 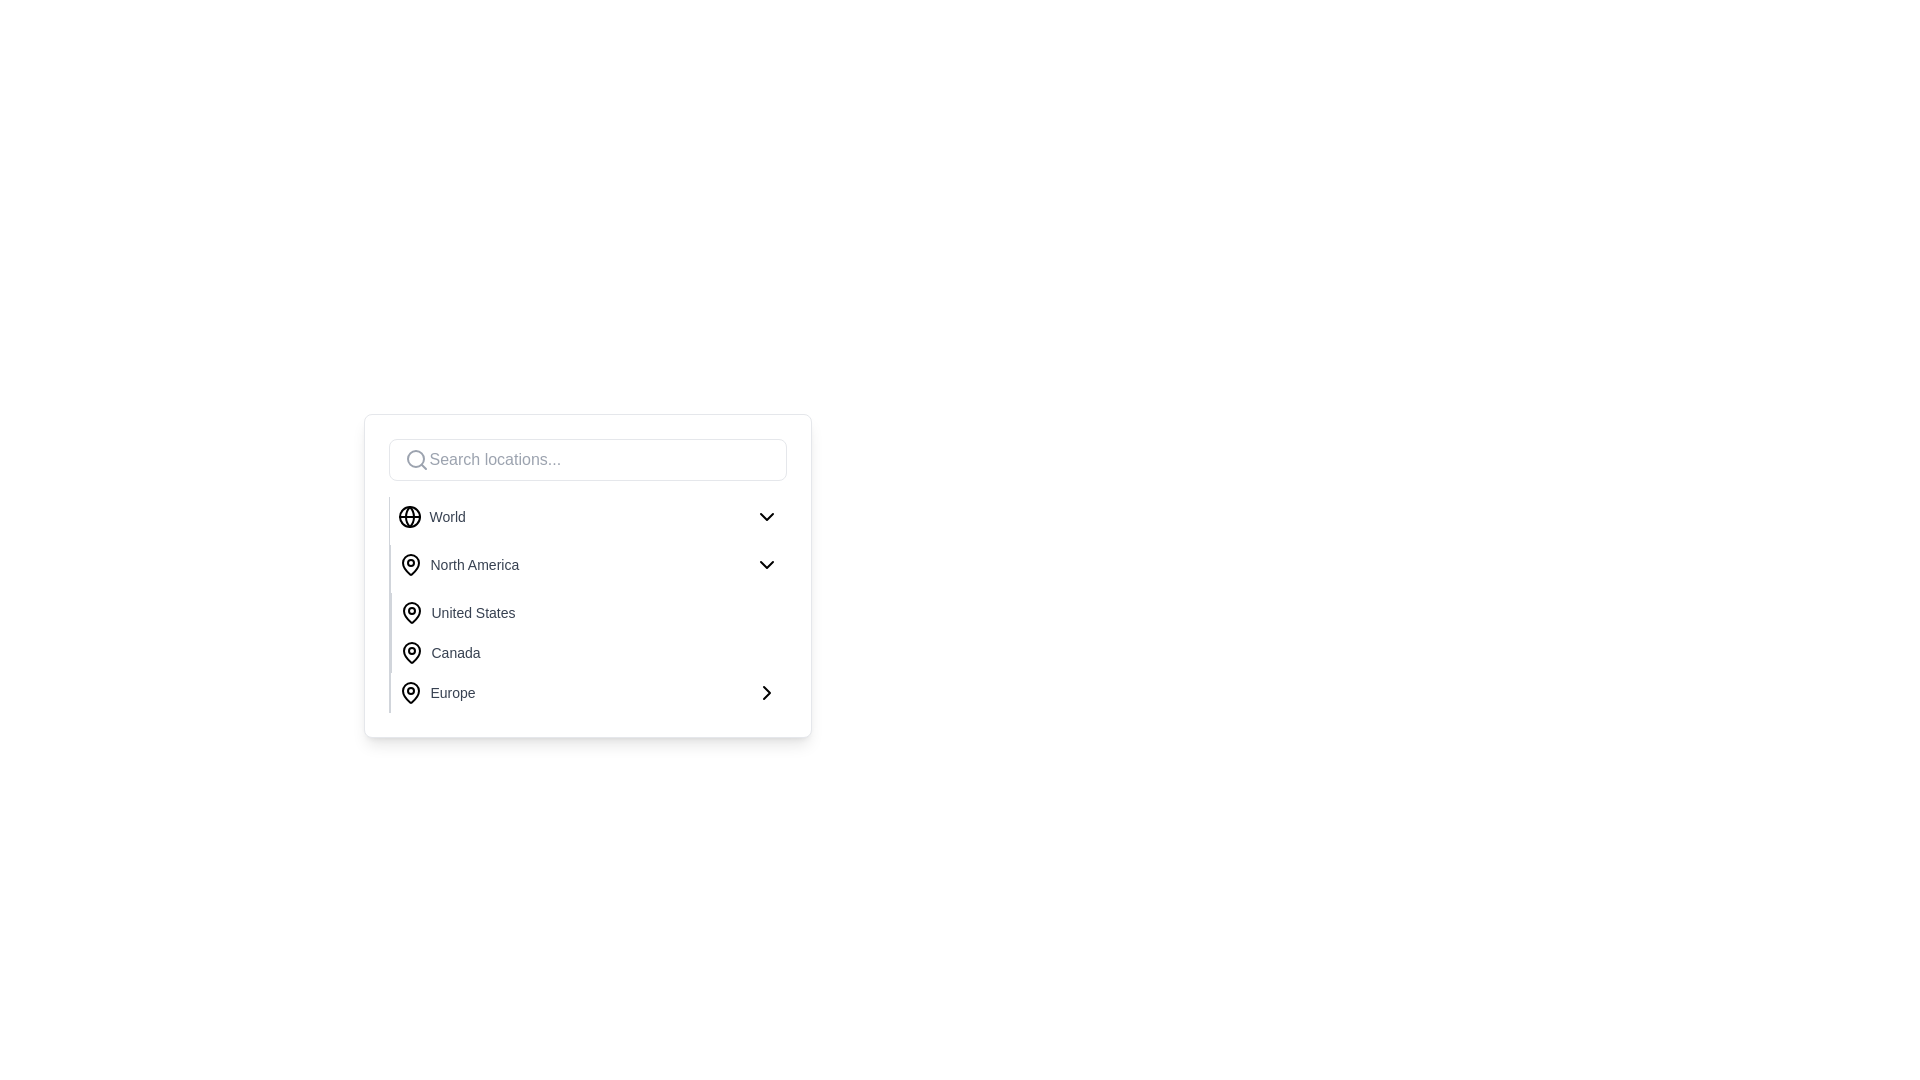 I want to click on the first selectable option in the dropdown menu located under the search bar, so click(x=587, y=515).